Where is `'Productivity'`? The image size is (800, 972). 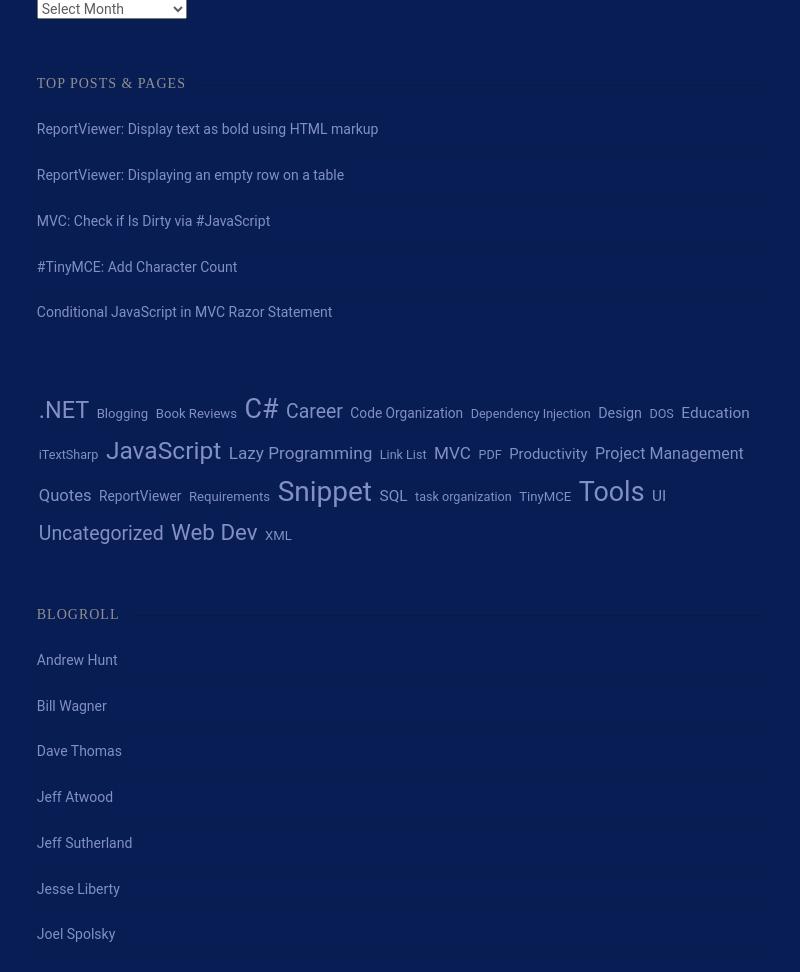
'Productivity' is located at coordinates (548, 453).